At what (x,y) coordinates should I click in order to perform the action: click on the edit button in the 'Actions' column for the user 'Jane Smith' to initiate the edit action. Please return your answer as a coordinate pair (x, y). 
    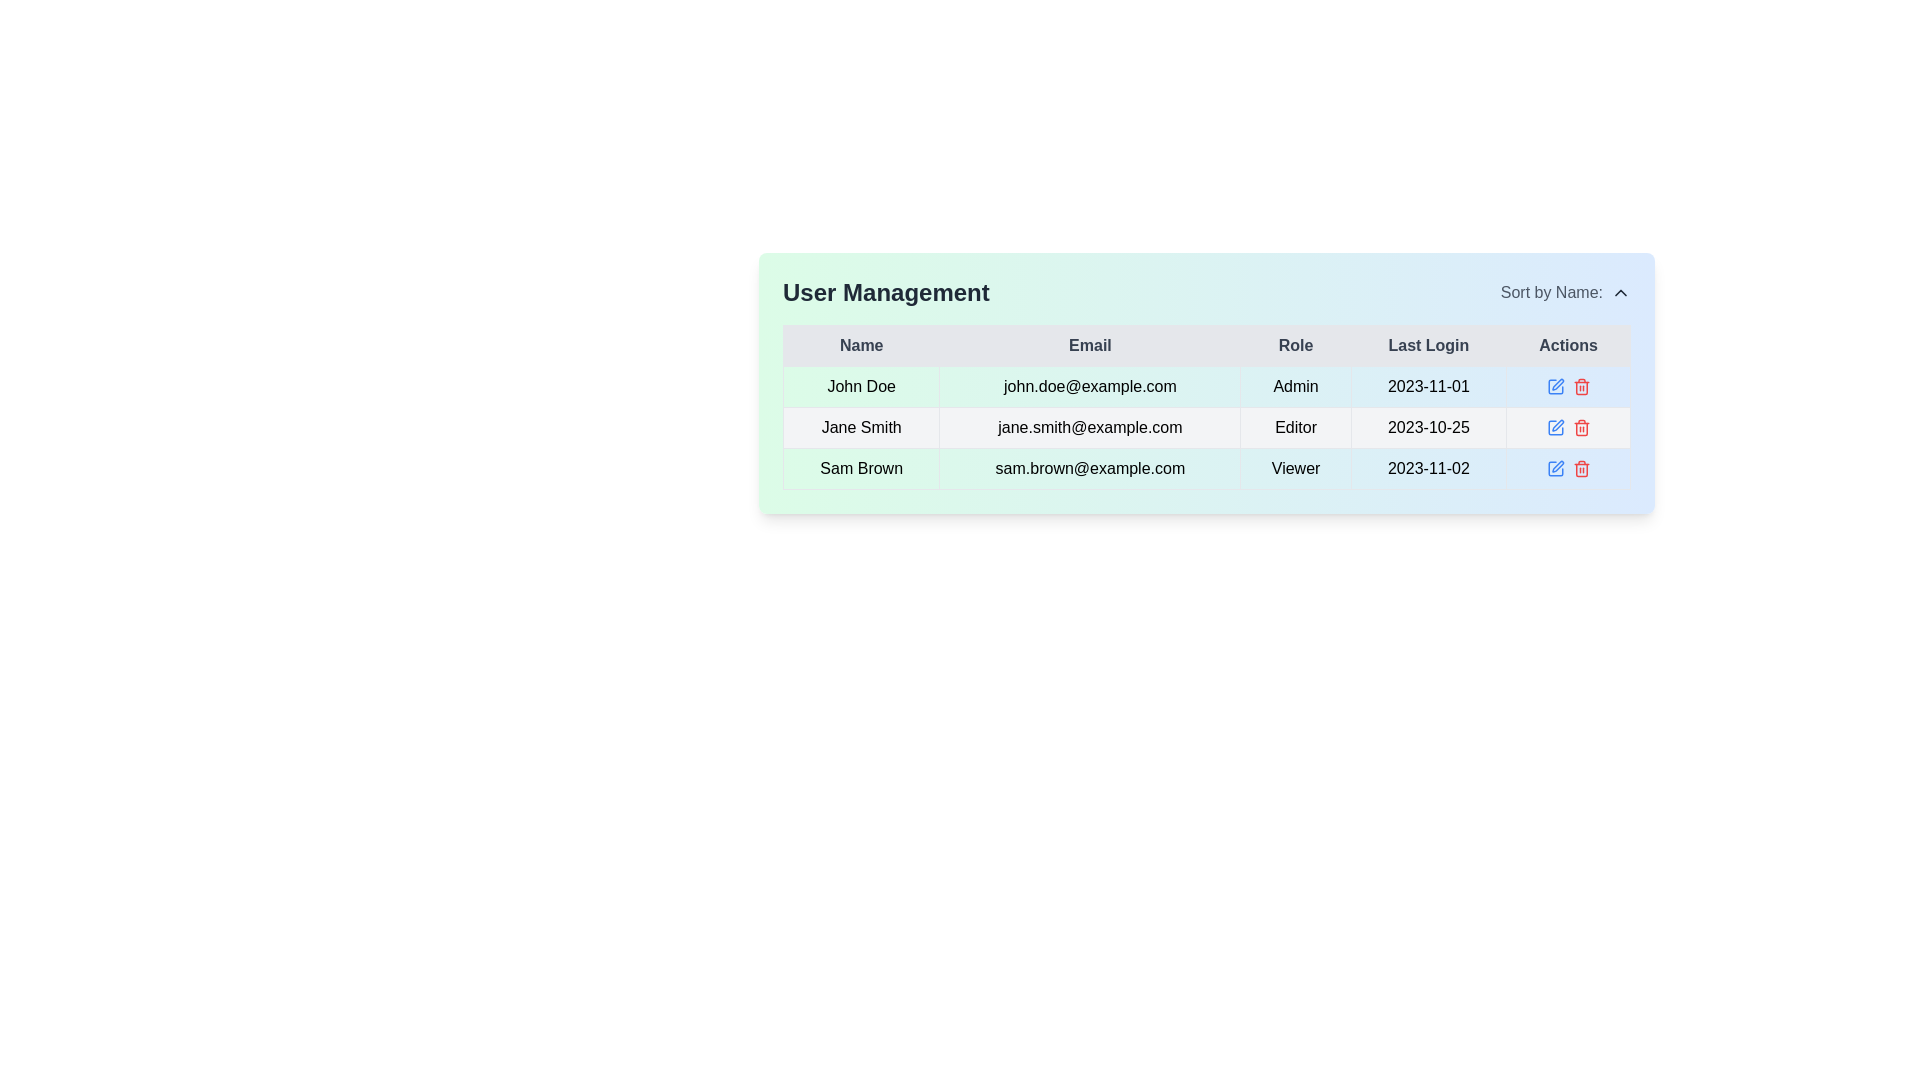
    Looking at the image, I should click on (1554, 427).